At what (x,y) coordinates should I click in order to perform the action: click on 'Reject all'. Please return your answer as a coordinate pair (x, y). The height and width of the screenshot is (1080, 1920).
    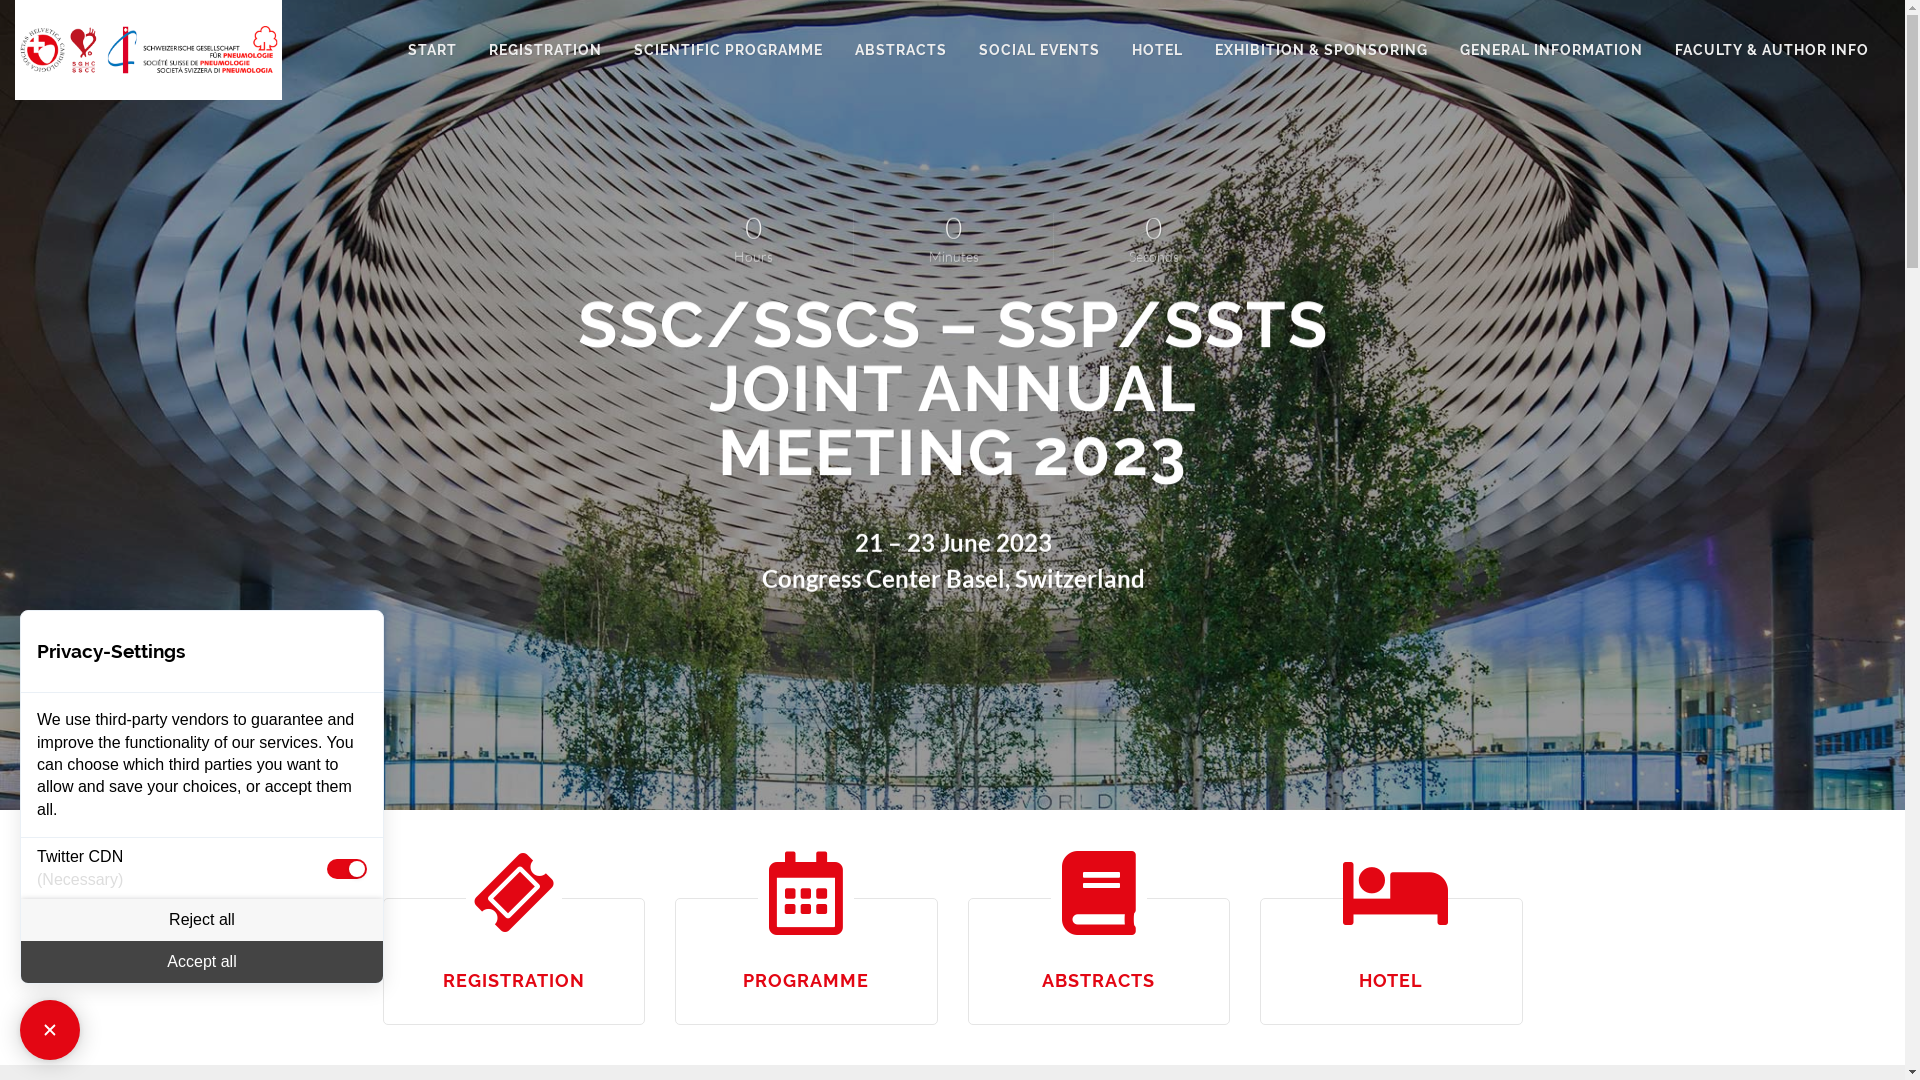
    Looking at the image, I should click on (201, 920).